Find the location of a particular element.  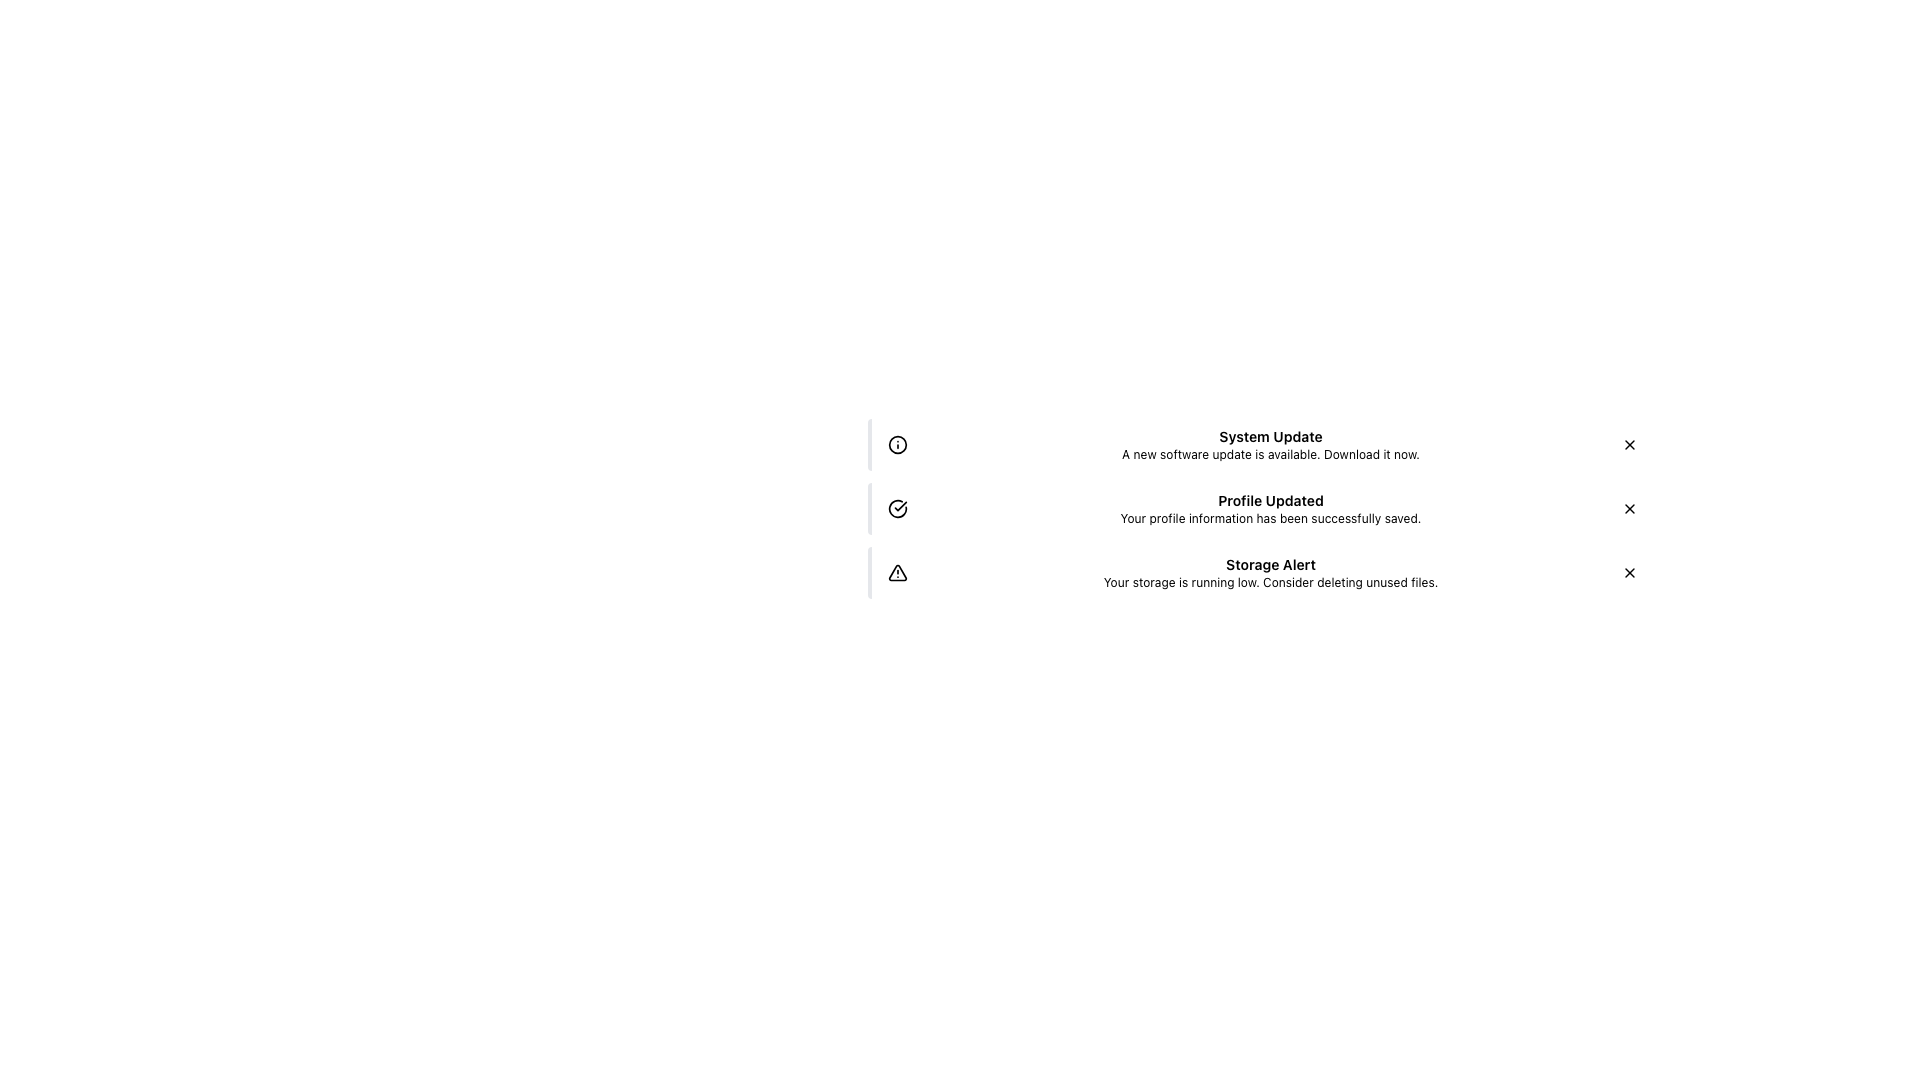

the close icon located at the right side of the 'Profile Updated' notification is located at coordinates (1630, 508).